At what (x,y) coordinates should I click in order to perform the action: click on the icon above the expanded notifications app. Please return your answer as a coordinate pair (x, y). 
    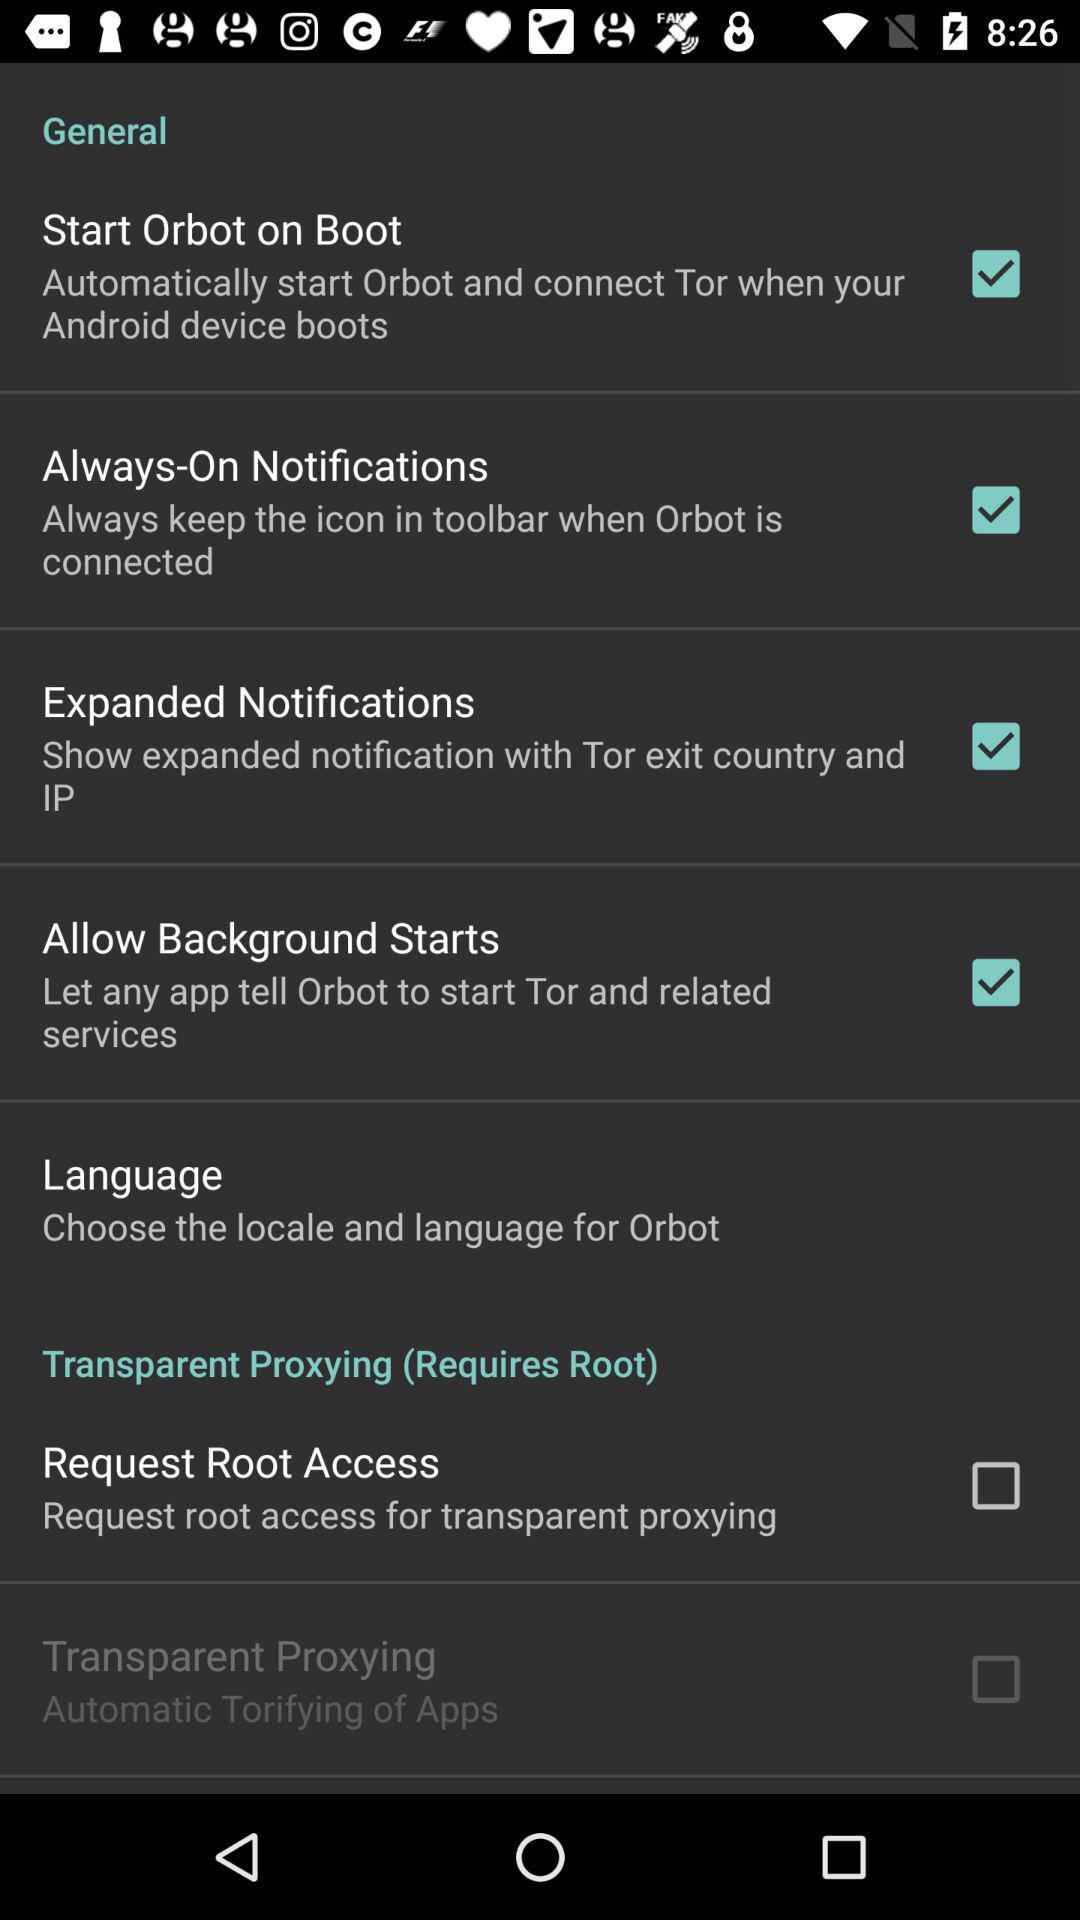
    Looking at the image, I should click on (477, 538).